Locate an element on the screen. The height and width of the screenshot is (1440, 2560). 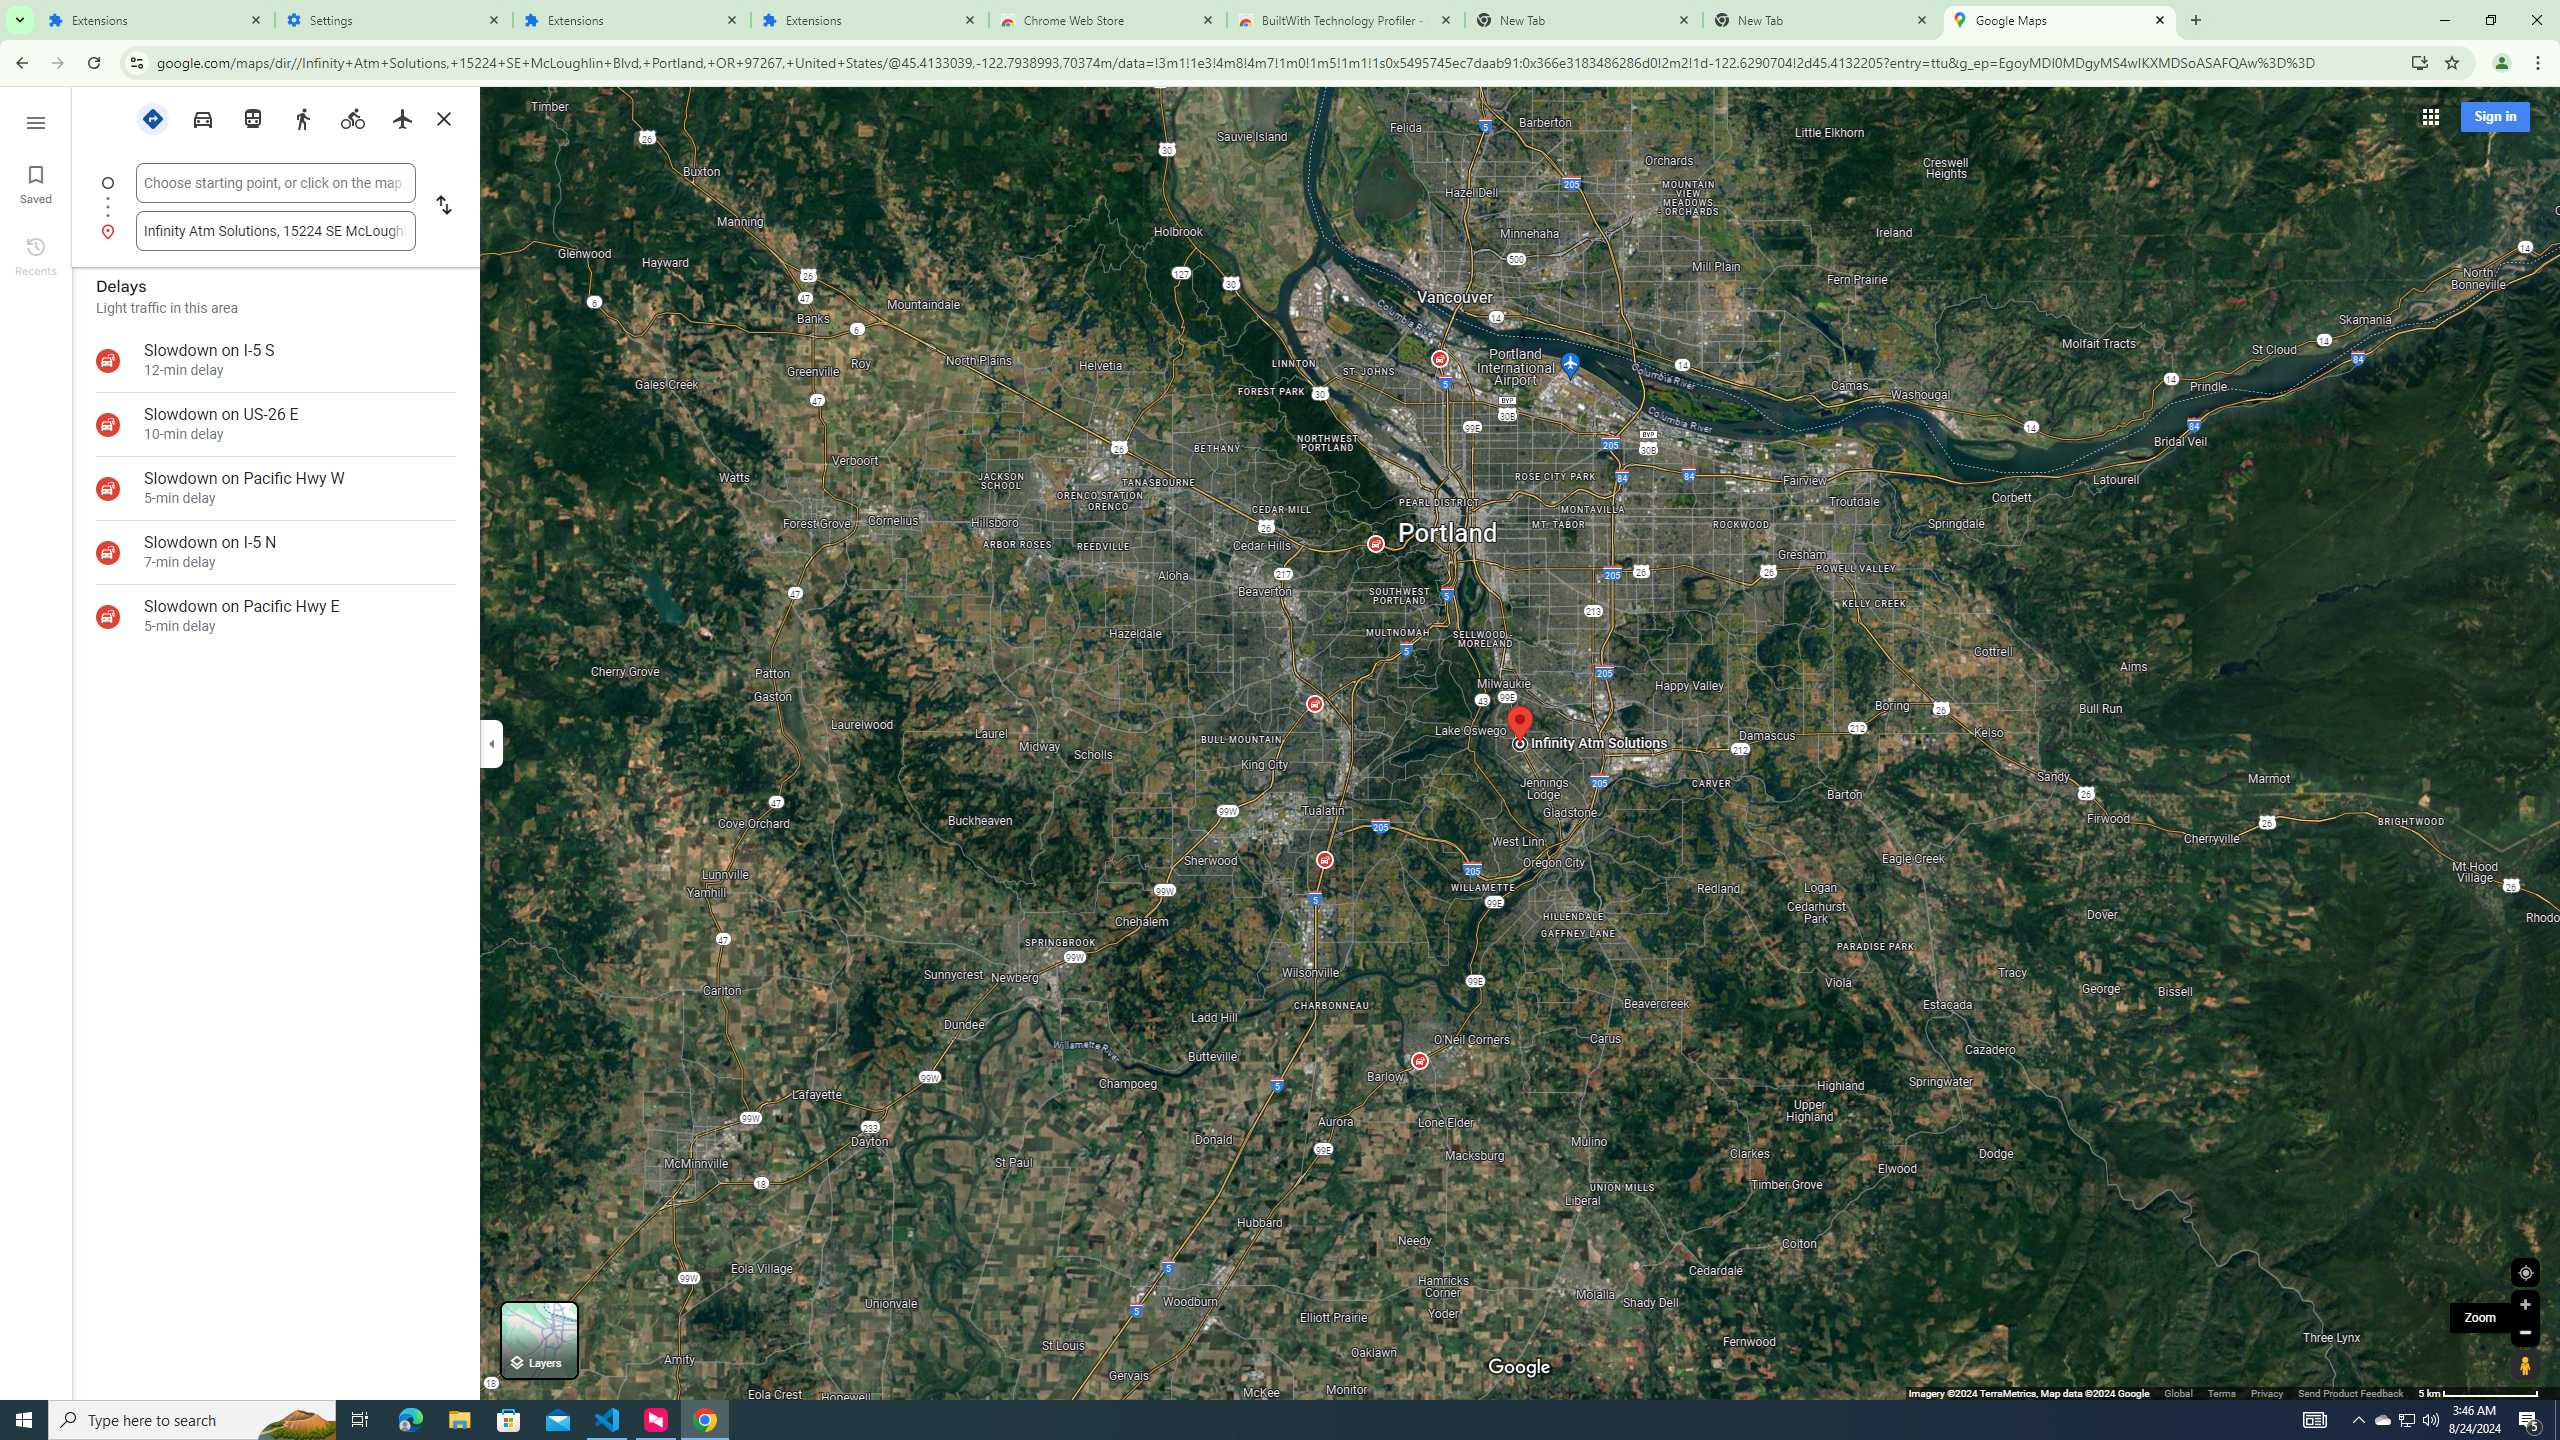
'Driving' is located at coordinates (203, 118).